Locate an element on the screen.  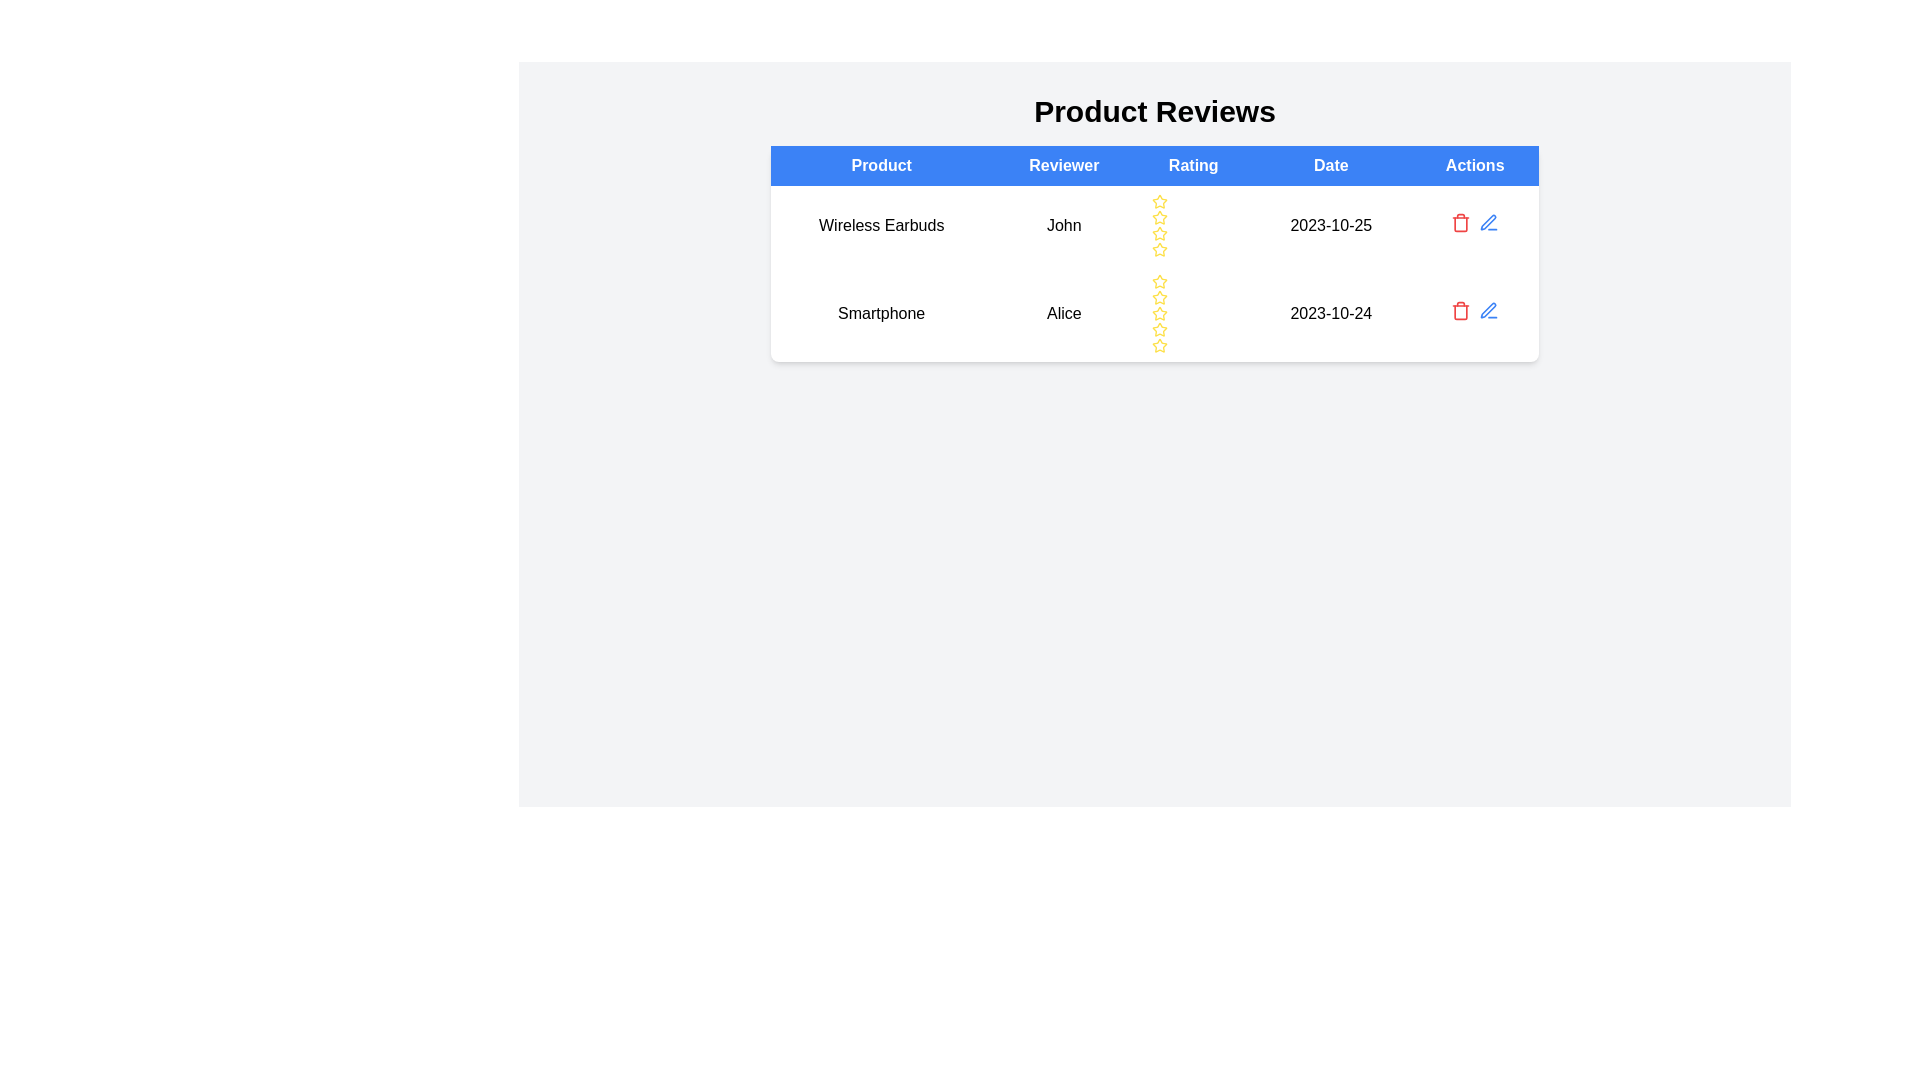
text of the date label displaying '2023-10-24', which is located in the second row under the 'Date' column of the table is located at coordinates (1331, 313).